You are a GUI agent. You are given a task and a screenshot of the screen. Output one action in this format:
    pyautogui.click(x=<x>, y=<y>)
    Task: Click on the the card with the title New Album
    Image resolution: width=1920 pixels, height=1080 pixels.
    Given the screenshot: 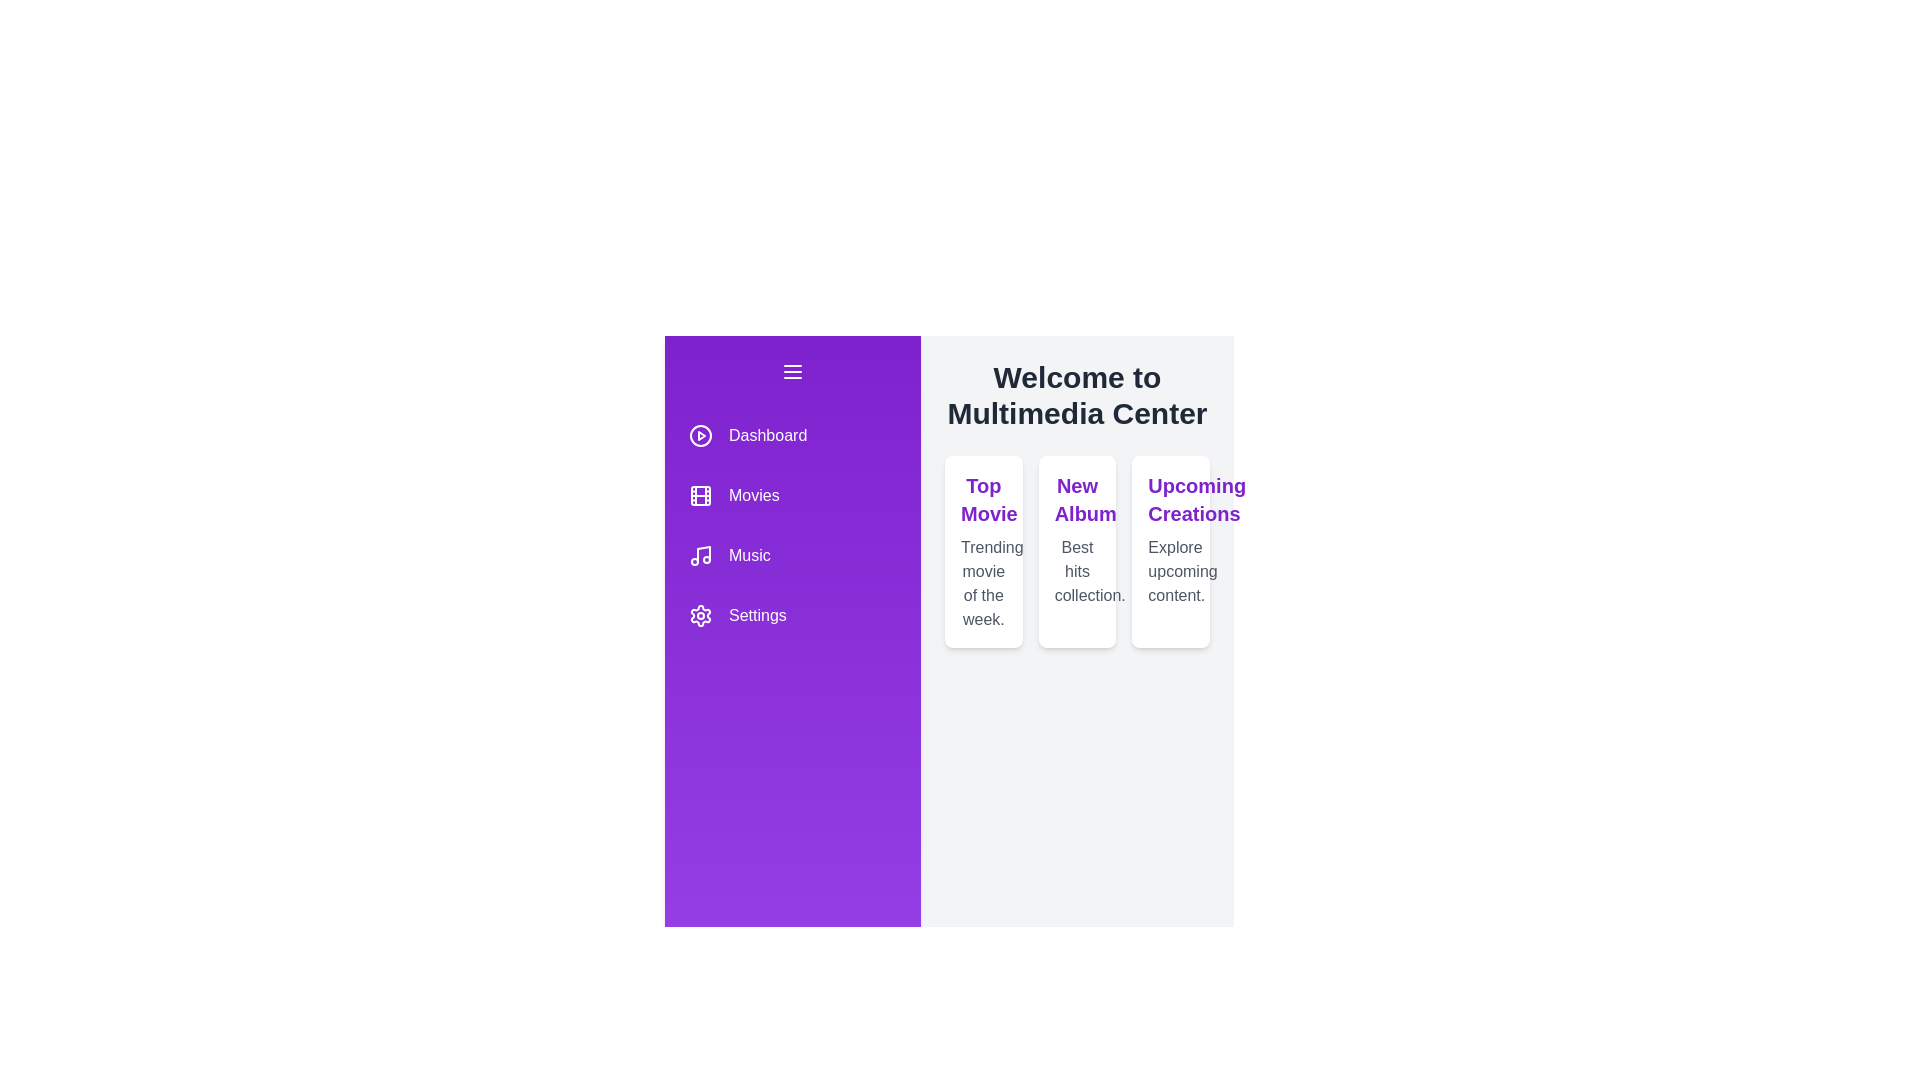 What is the action you would take?
    pyautogui.click(x=1076, y=551)
    